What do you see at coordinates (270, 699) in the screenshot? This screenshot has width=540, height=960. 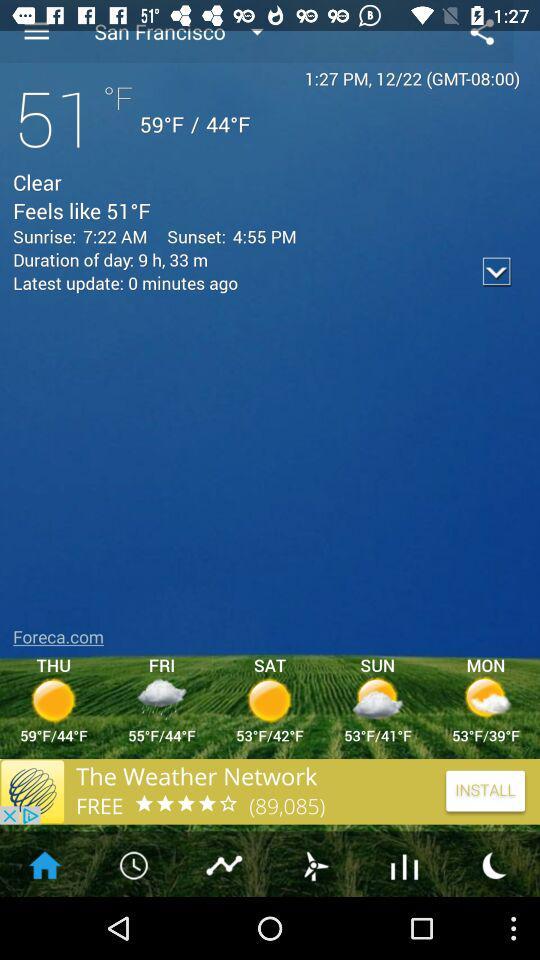 I see `the weather icon of saturday` at bounding box center [270, 699].